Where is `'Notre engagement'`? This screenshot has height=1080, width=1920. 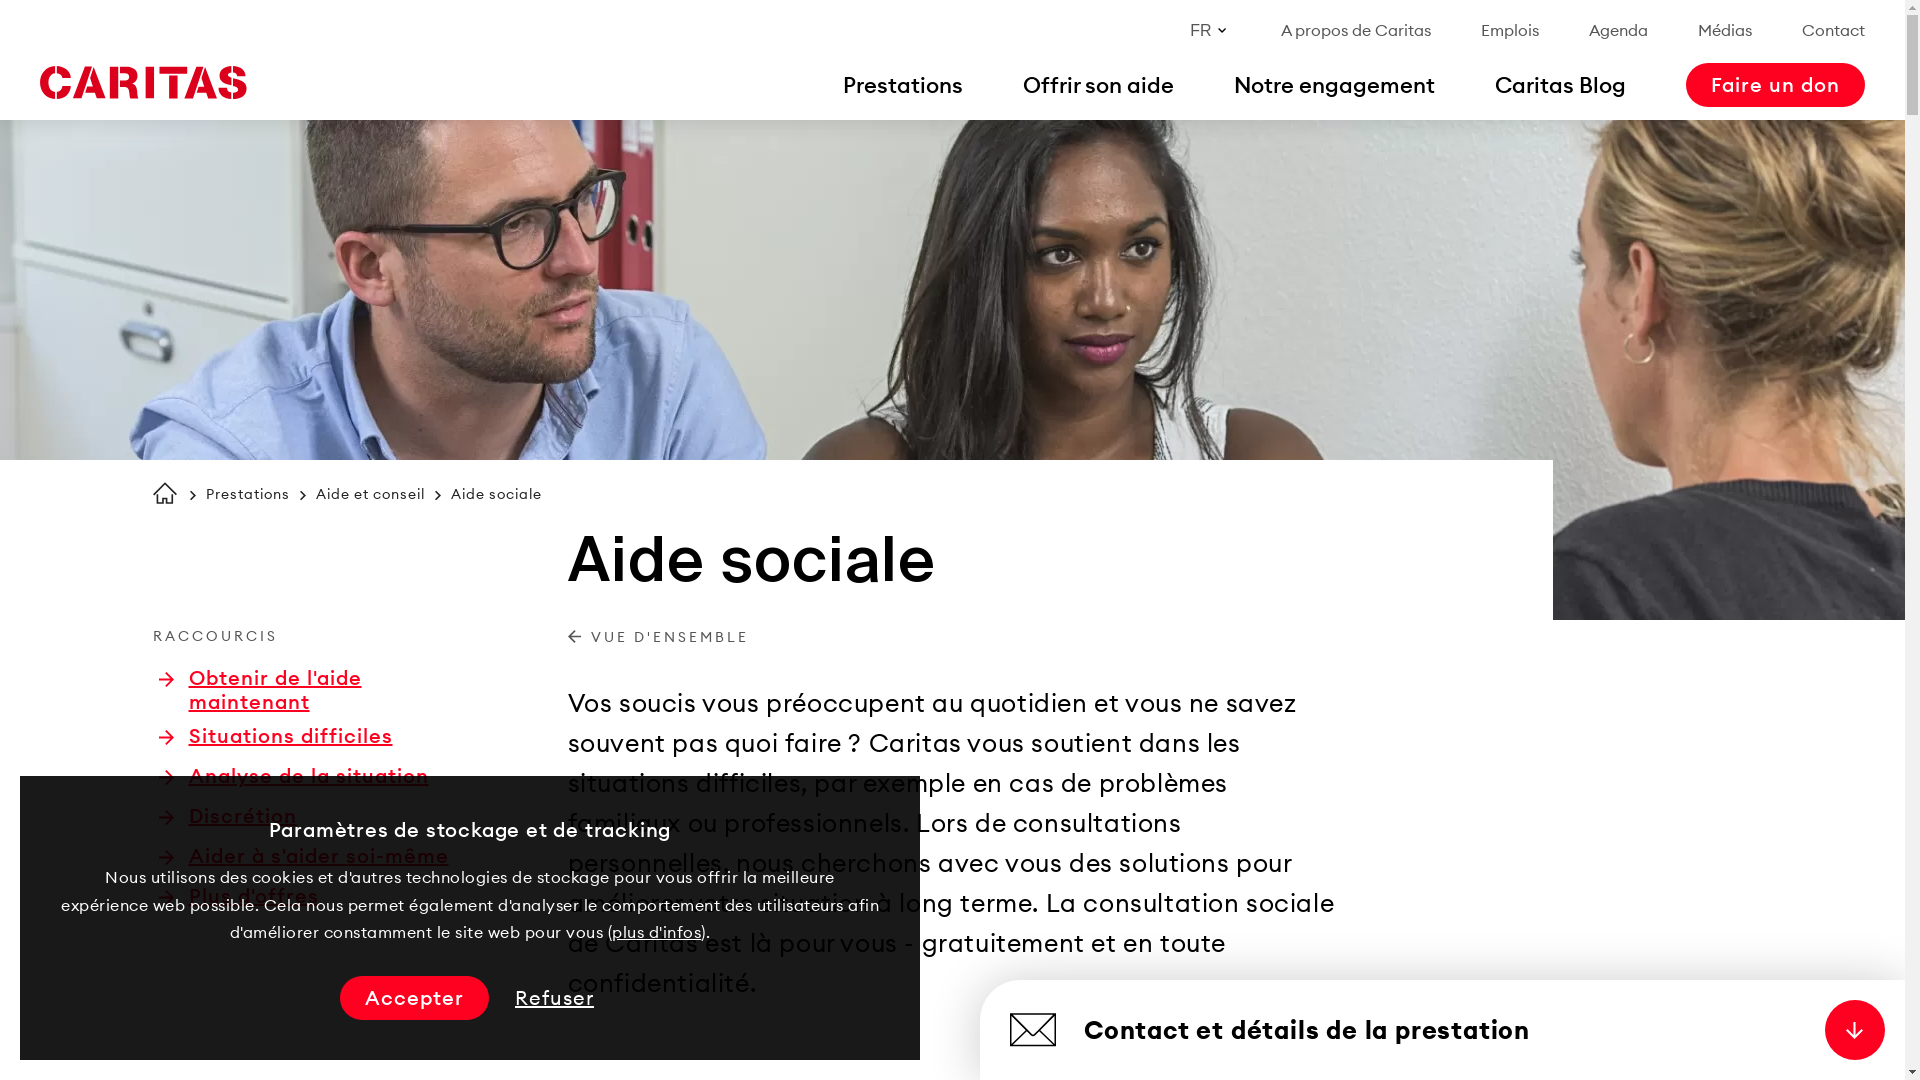
'Notre engagement' is located at coordinates (1334, 83).